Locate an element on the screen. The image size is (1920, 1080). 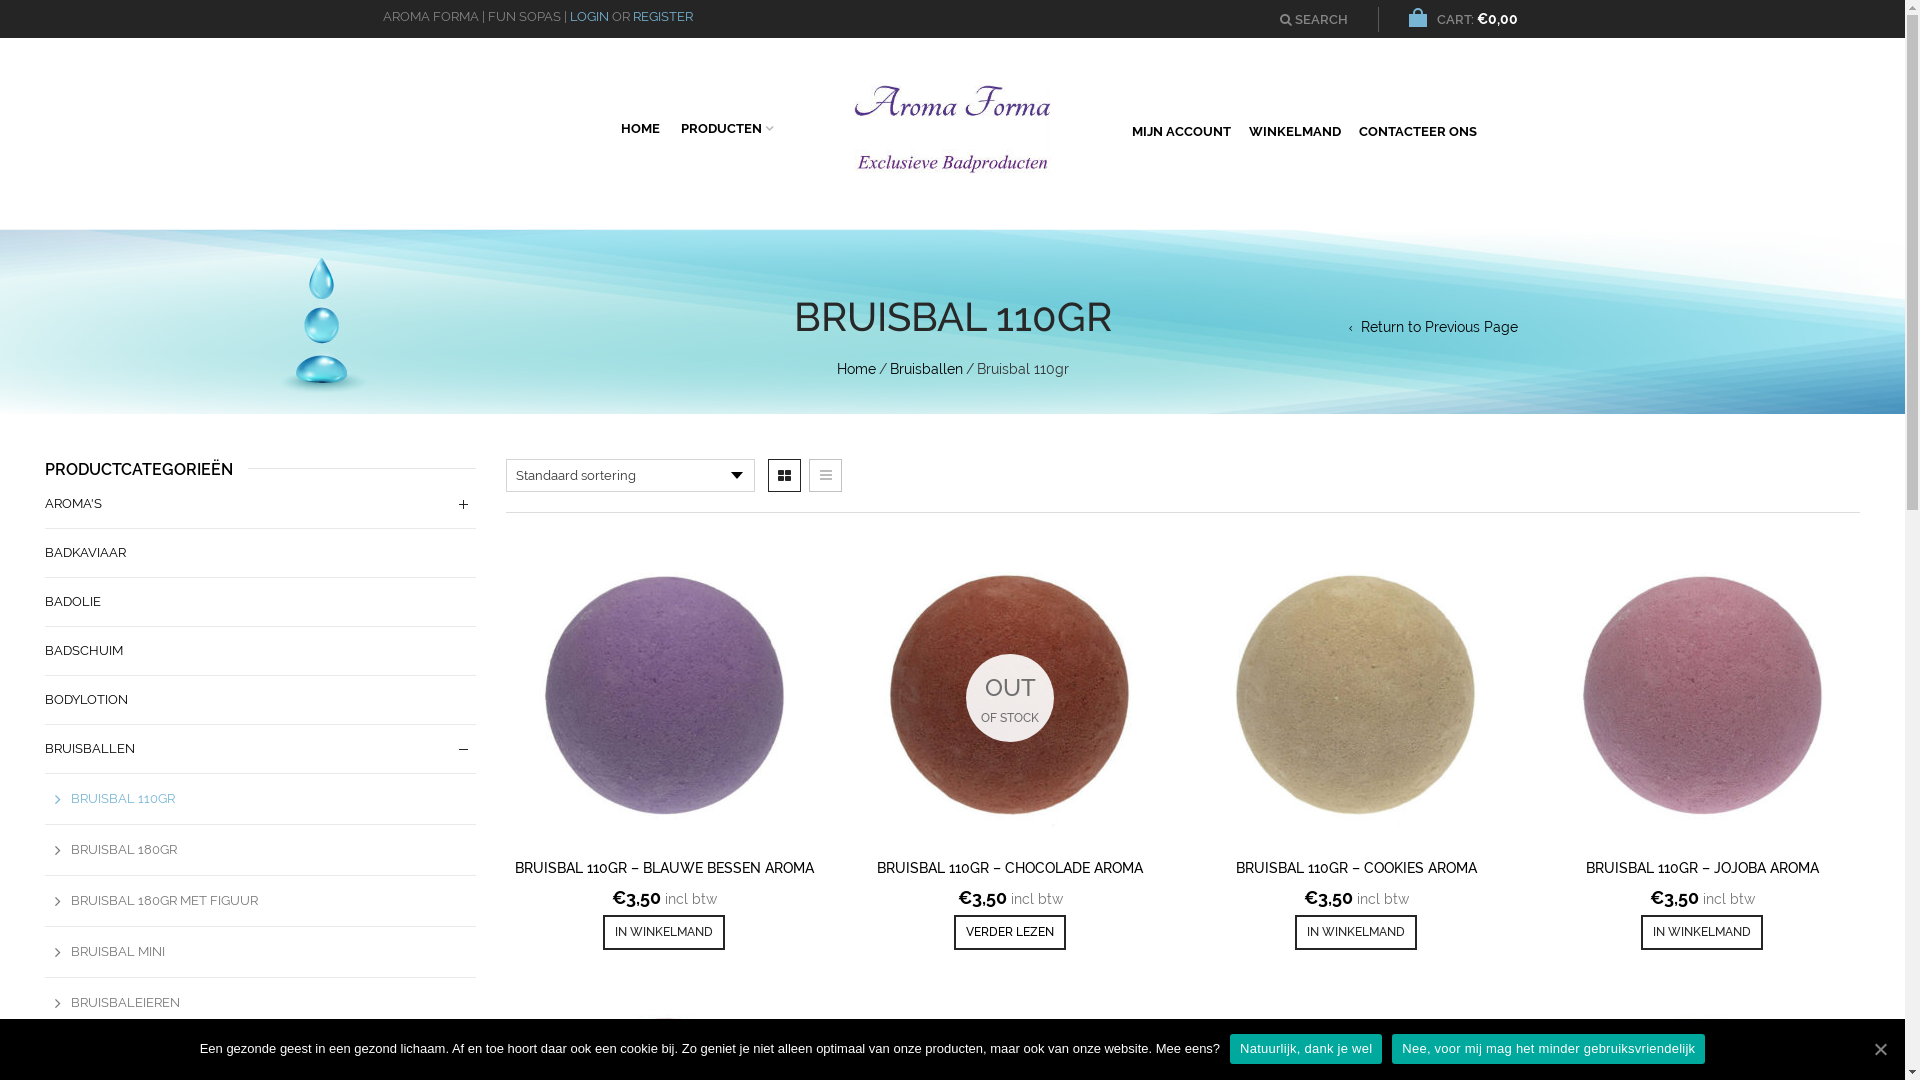
'HOME' is located at coordinates (640, 126).